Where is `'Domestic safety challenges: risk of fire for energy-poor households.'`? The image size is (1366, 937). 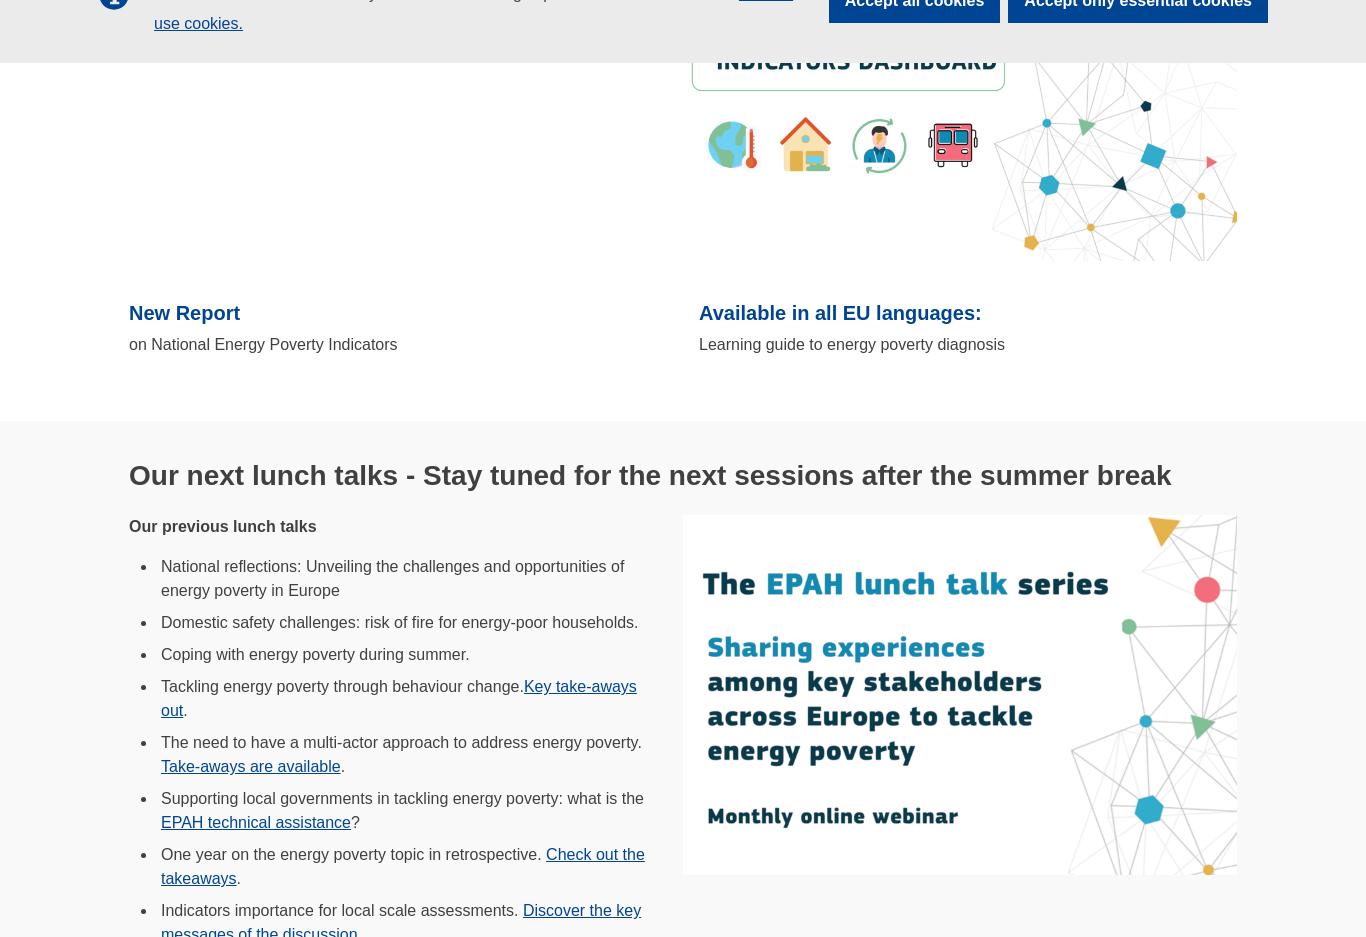
'Domestic safety challenges: risk of fire for energy-poor households.' is located at coordinates (398, 622).